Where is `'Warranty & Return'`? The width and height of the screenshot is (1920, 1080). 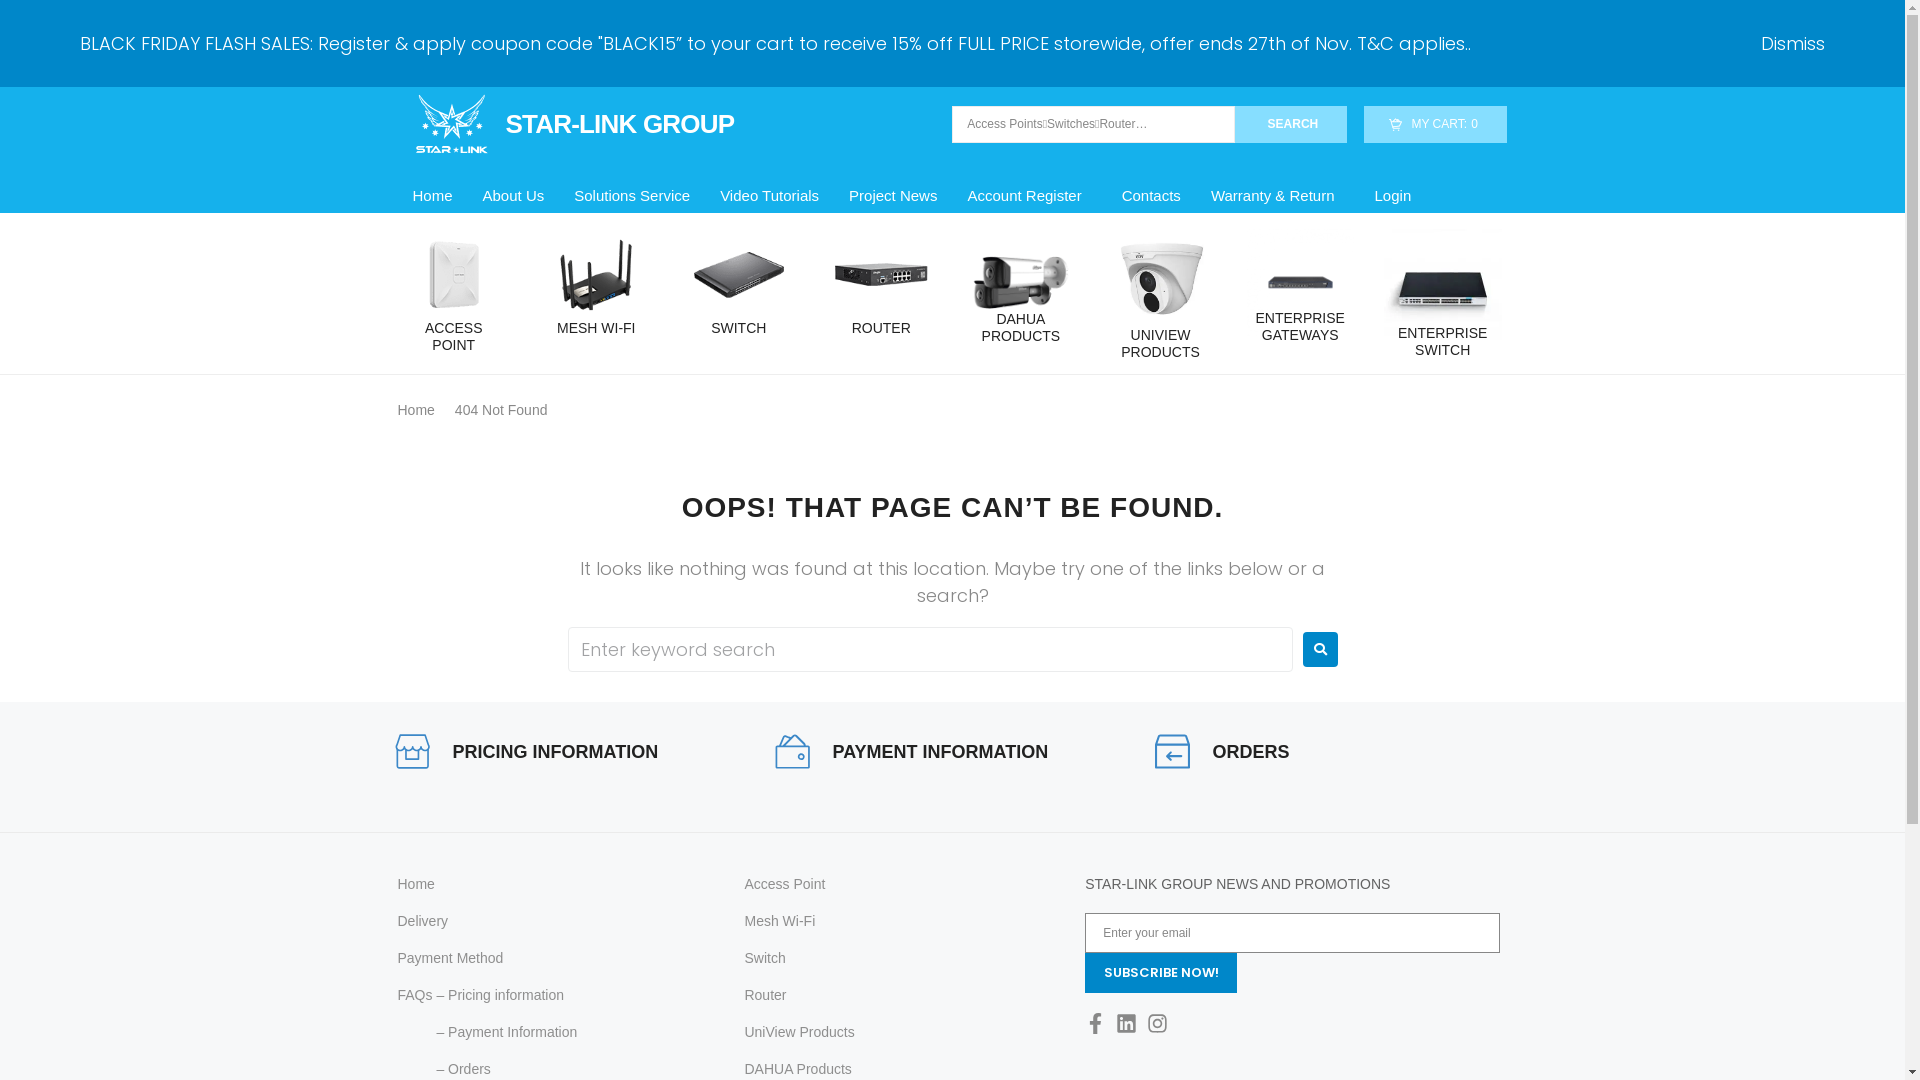
'Warranty & Return' is located at coordinates (1276, 196).